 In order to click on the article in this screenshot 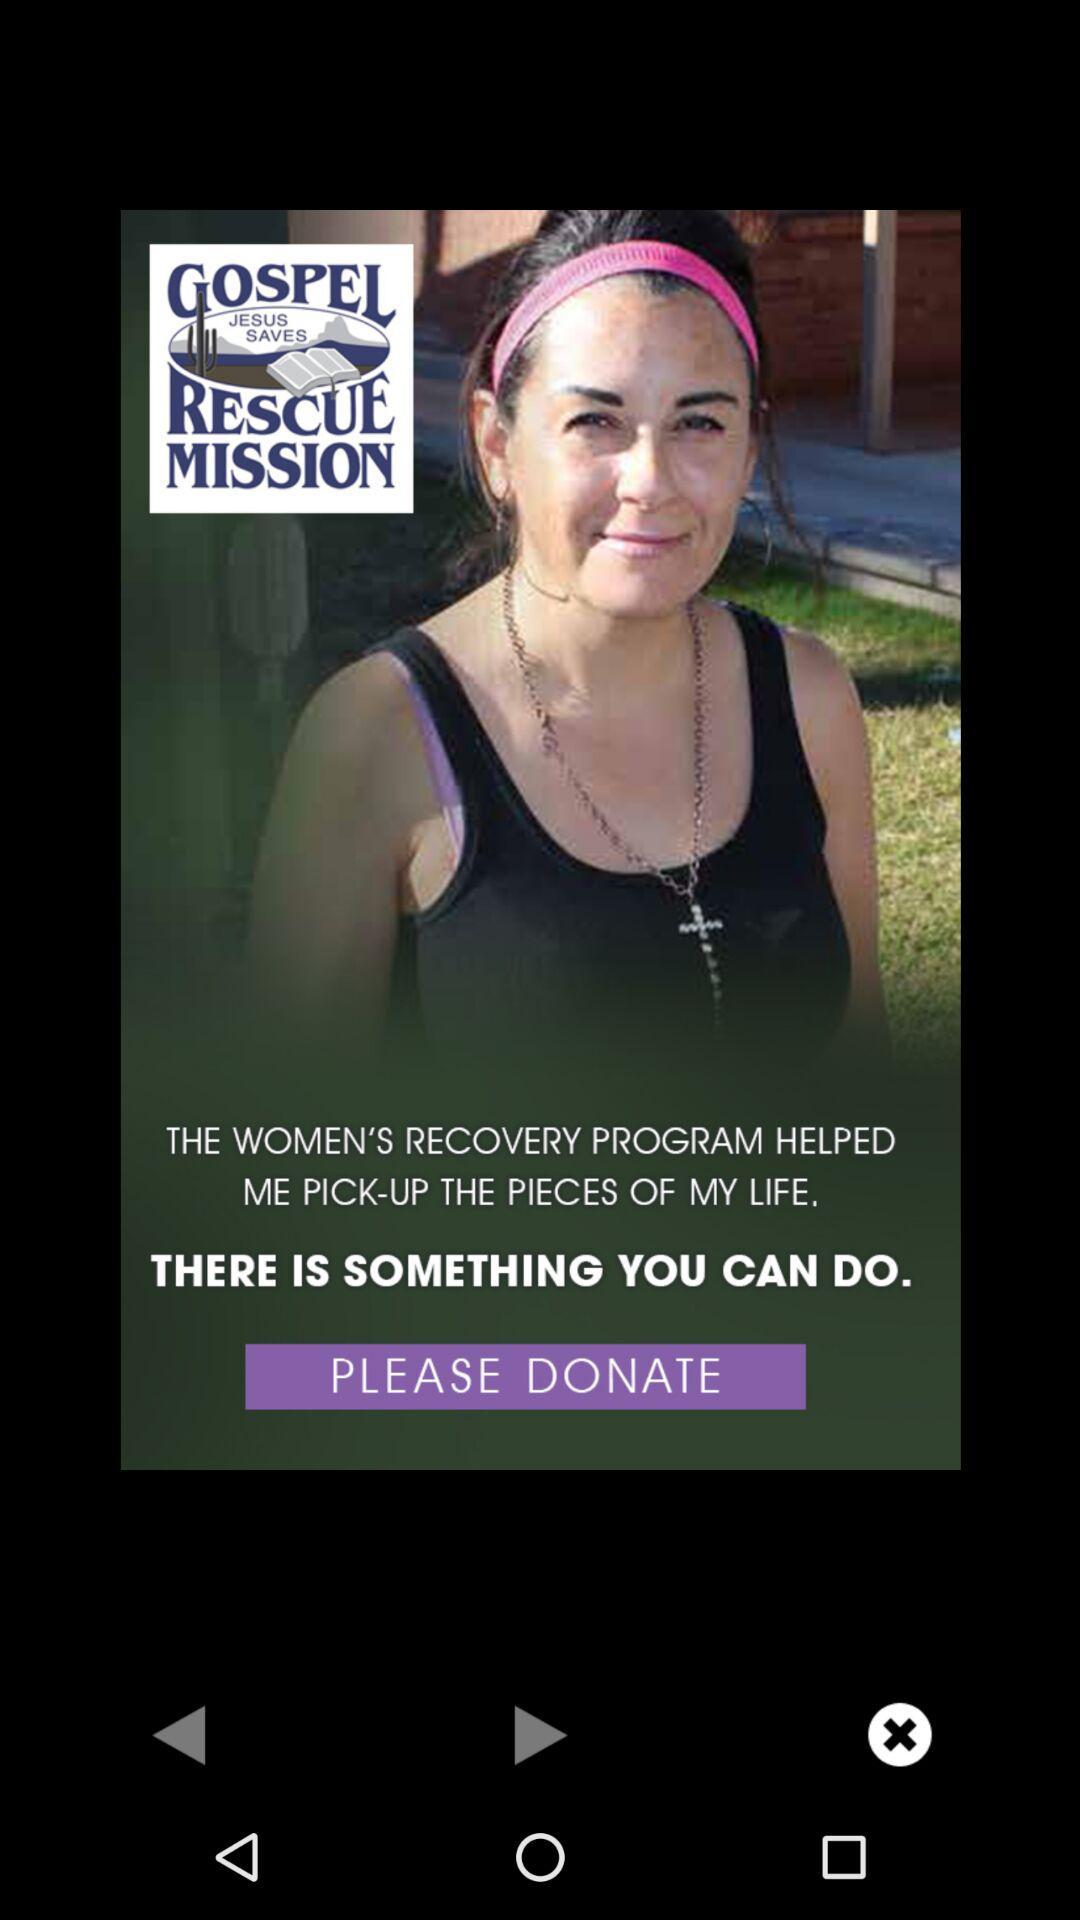, I will do `click(898, 1733)`.